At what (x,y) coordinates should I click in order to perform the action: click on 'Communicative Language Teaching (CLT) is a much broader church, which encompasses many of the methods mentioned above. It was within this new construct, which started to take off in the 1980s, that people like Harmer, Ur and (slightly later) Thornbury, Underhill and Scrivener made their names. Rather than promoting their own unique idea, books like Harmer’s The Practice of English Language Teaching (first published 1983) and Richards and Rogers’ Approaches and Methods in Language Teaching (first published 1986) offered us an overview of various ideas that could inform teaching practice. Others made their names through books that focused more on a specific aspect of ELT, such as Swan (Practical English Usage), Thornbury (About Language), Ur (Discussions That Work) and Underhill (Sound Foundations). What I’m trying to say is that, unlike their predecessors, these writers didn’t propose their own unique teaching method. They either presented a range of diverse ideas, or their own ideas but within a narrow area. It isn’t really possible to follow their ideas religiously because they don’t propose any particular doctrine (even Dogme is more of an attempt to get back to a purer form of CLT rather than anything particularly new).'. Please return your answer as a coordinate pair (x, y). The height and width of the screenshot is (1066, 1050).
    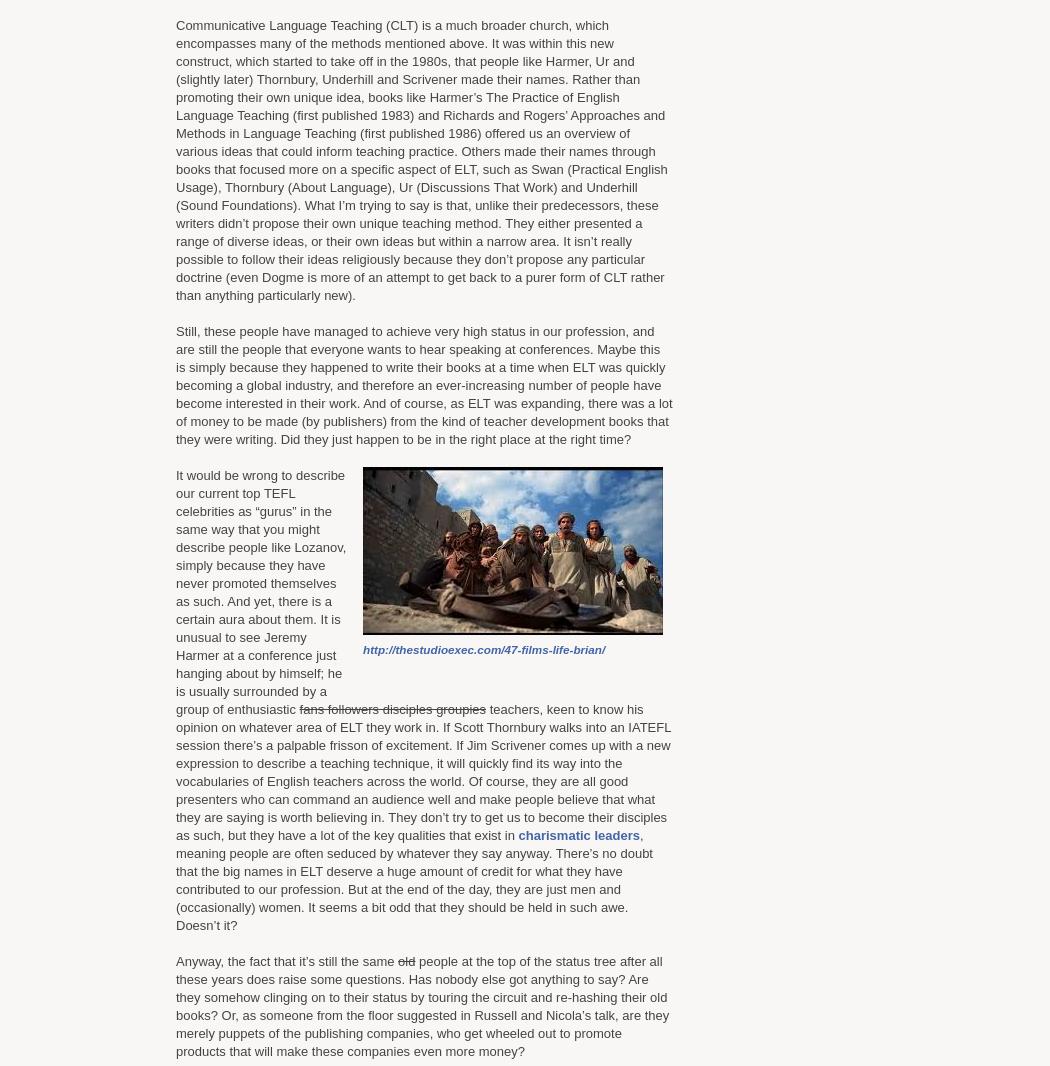
    Looking at the image, I should click on (420, 159).